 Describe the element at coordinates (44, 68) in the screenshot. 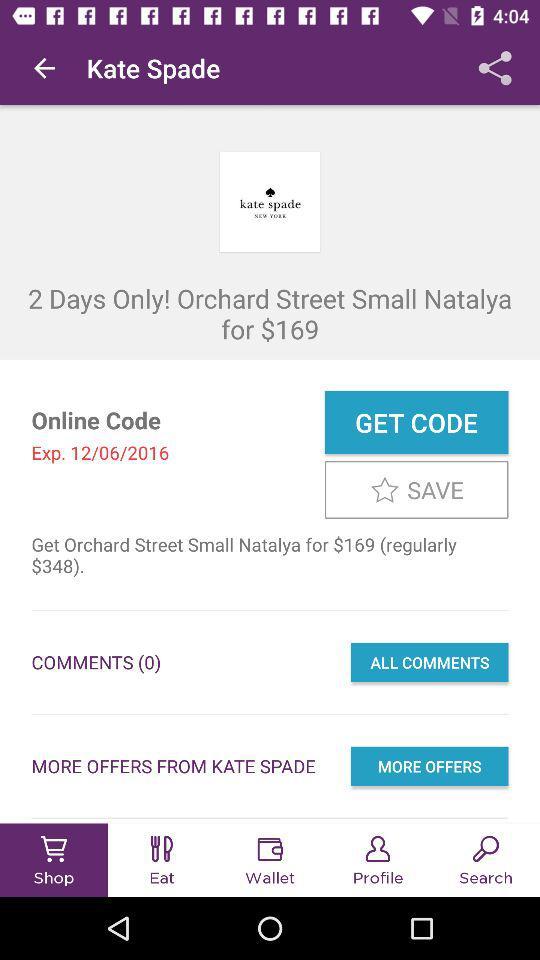

I see `icon to the left of the kate spade item` at that location.